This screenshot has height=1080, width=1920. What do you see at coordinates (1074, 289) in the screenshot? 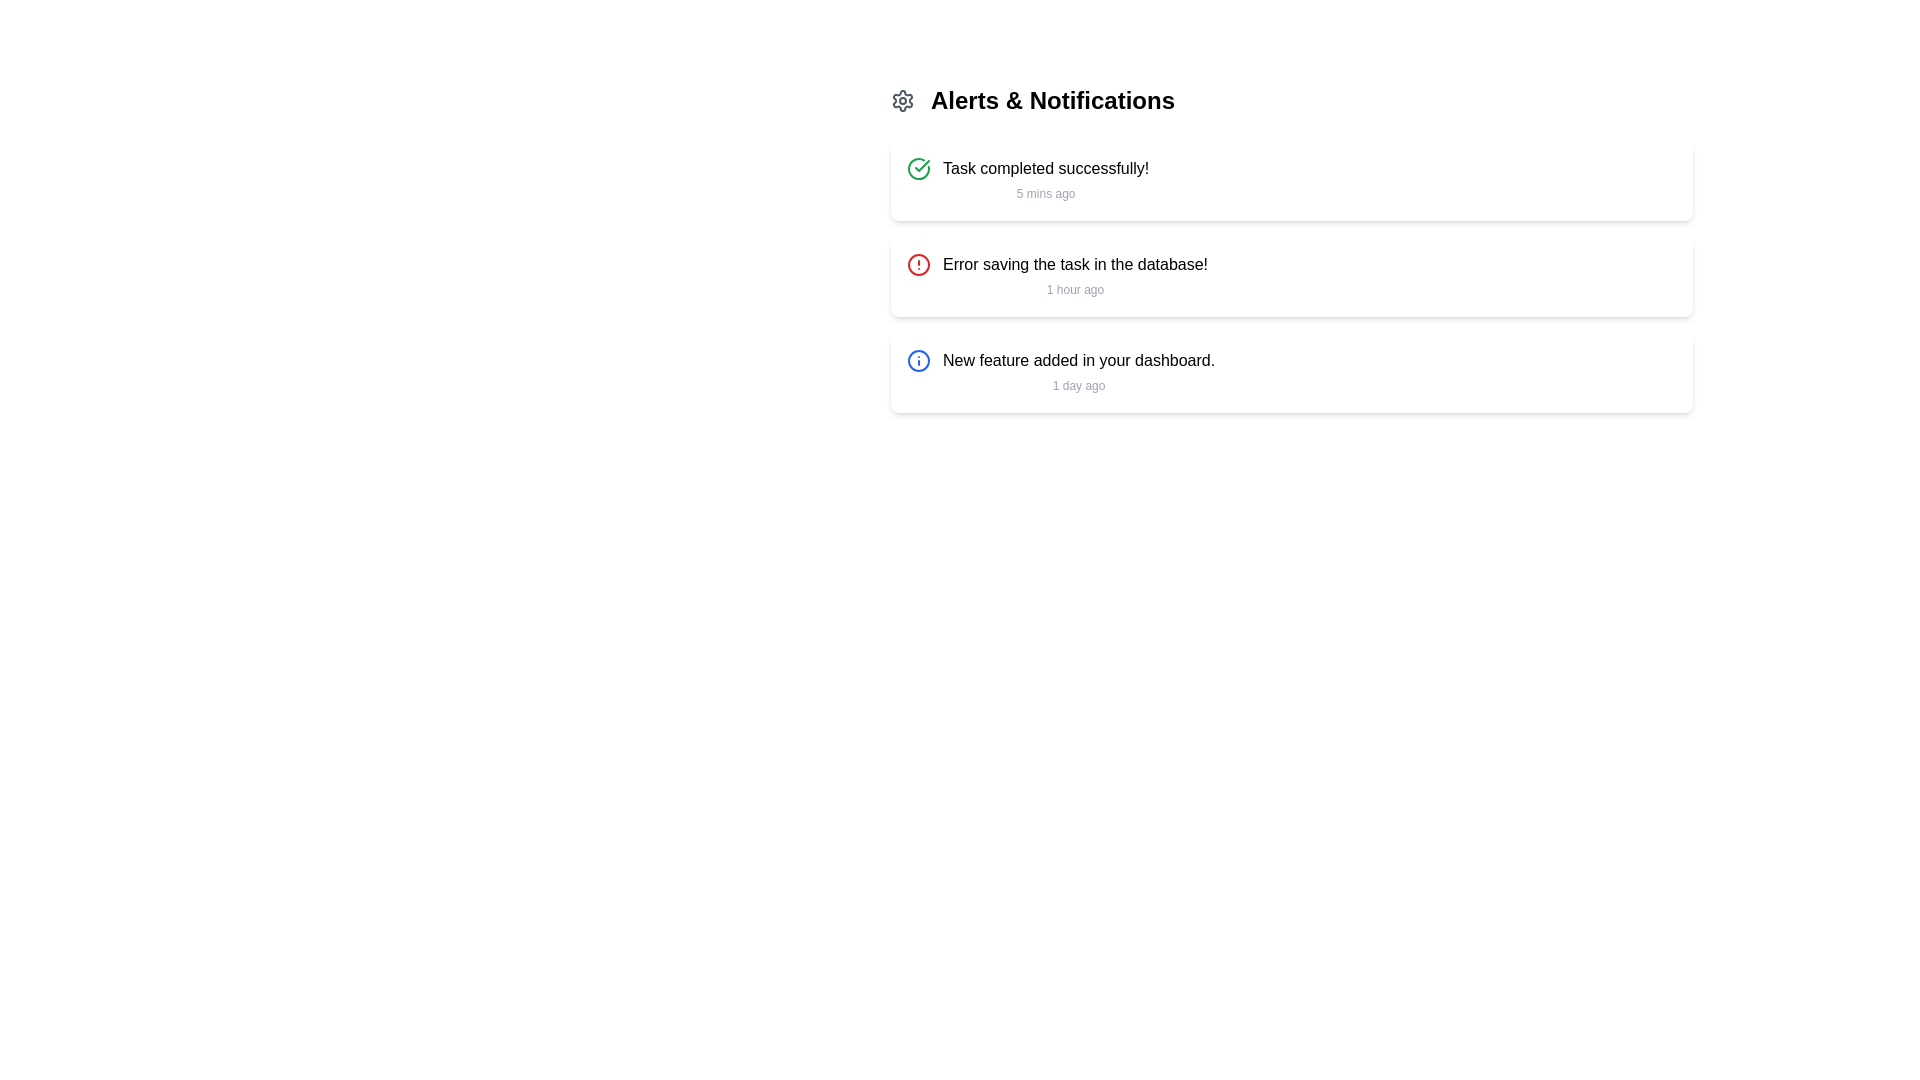
I see `the timestamp text label located at the bottom left of the second alert in the 'Alerts & Notifications' section` at bounding box center [1074, 289].